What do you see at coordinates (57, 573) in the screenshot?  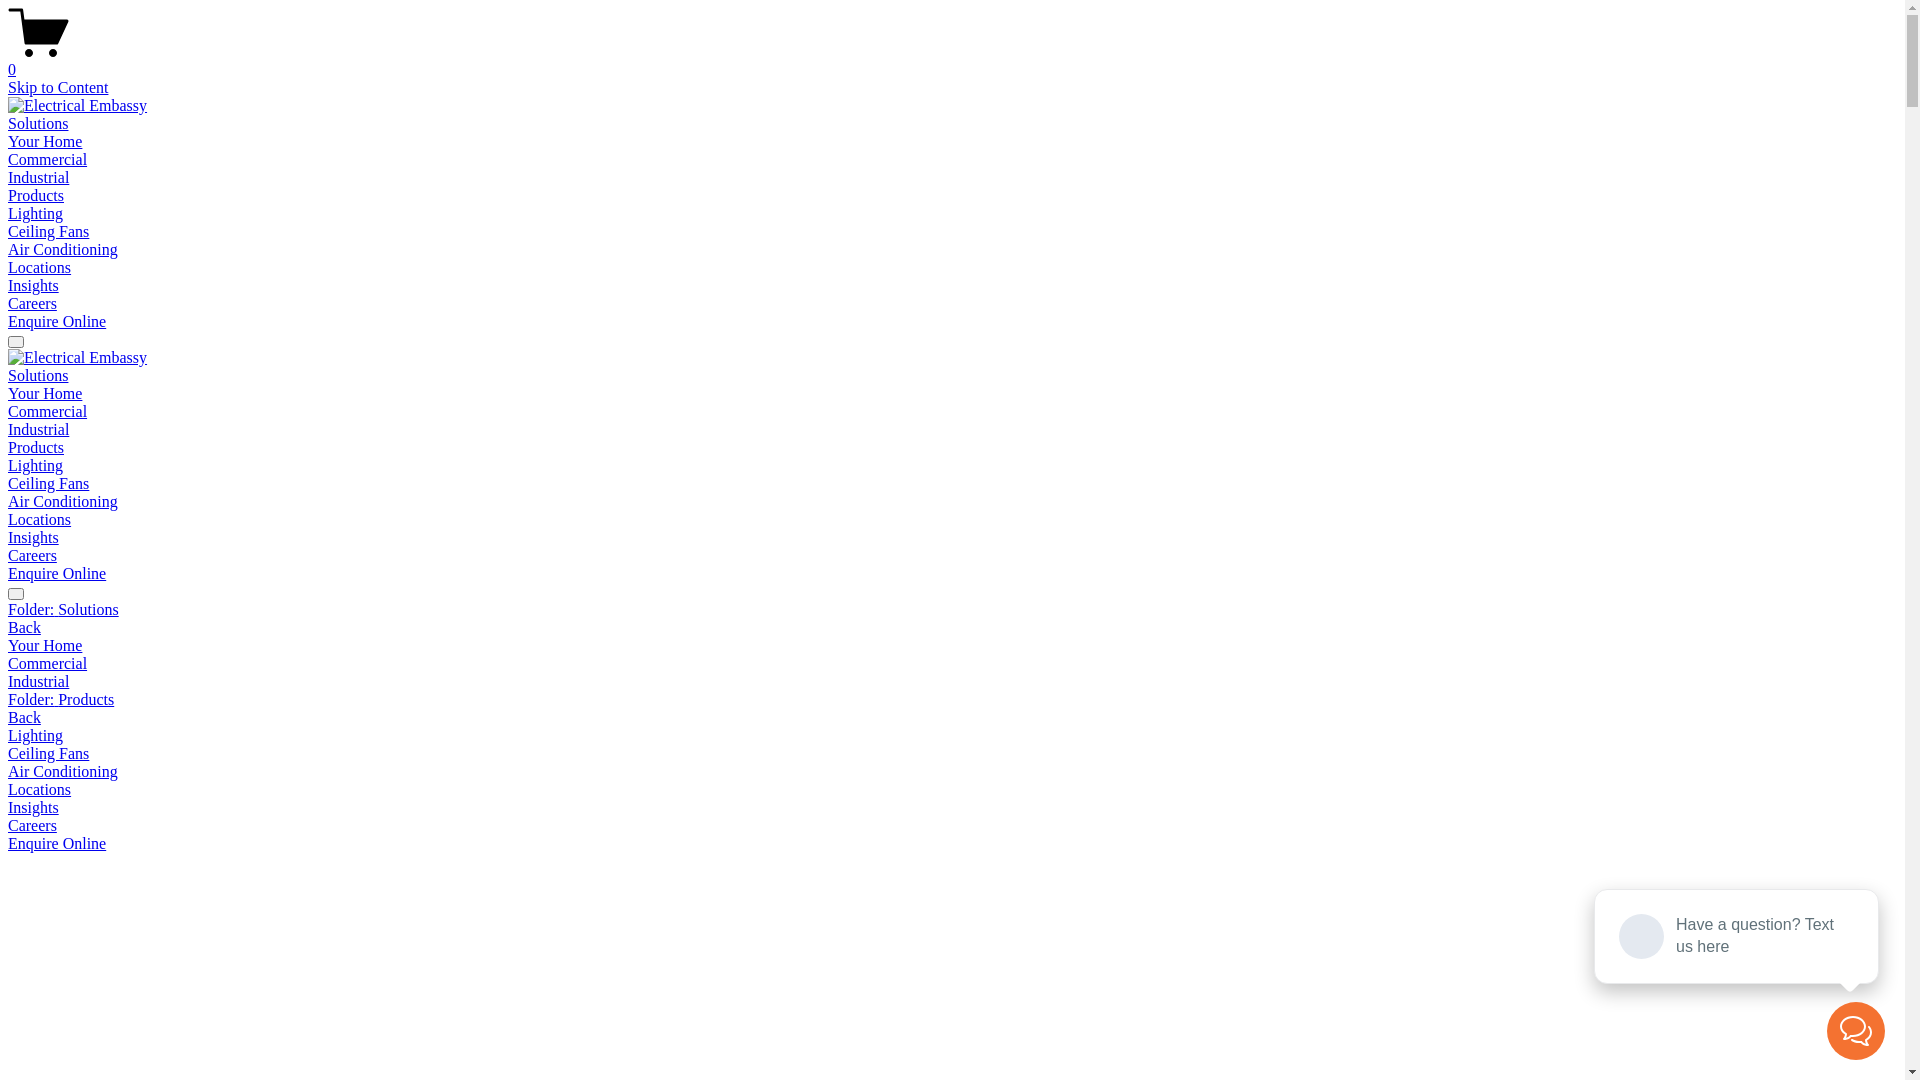 I see `'Enquire Online'` at bounding box center [57, 573].